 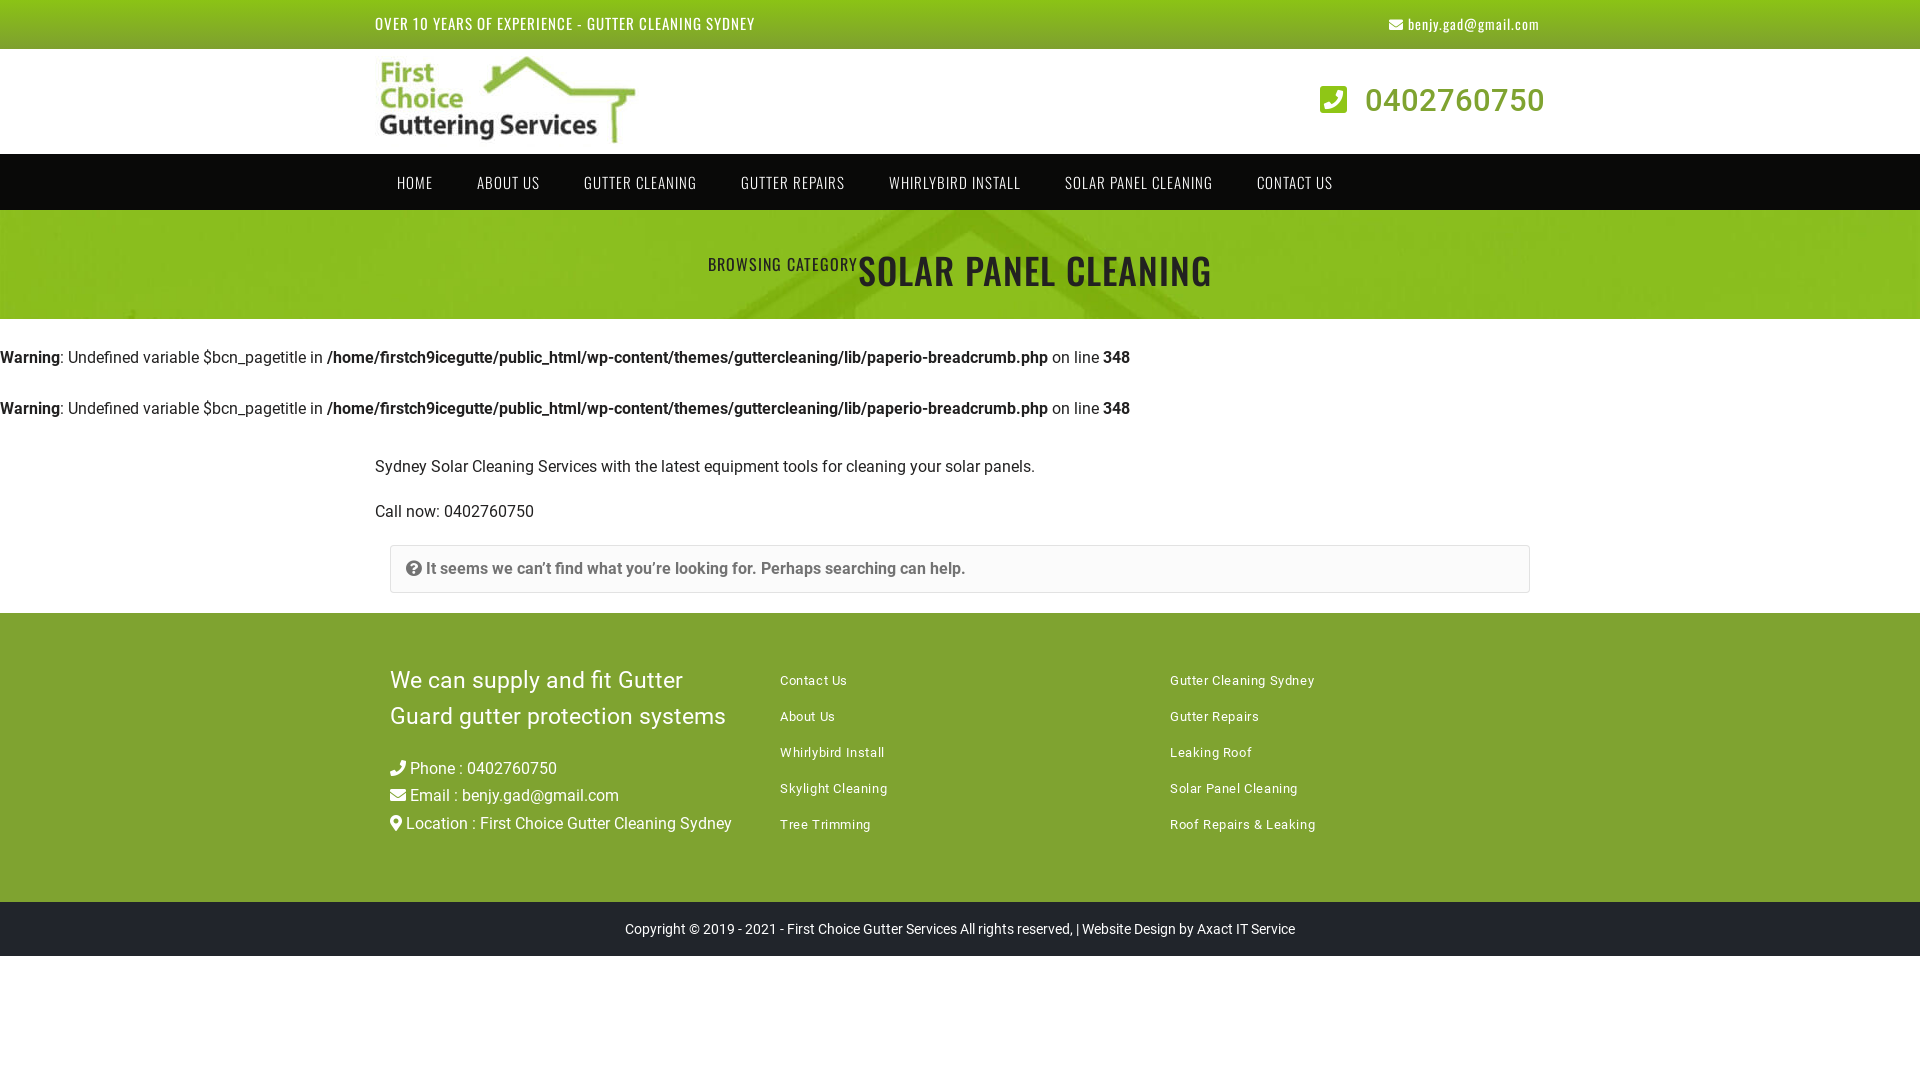 What do you see at coordinates (954, 181) in the screenshot?
I see `'WHIRLYBIRD INSTALL'` at bounding box center [954, 181].